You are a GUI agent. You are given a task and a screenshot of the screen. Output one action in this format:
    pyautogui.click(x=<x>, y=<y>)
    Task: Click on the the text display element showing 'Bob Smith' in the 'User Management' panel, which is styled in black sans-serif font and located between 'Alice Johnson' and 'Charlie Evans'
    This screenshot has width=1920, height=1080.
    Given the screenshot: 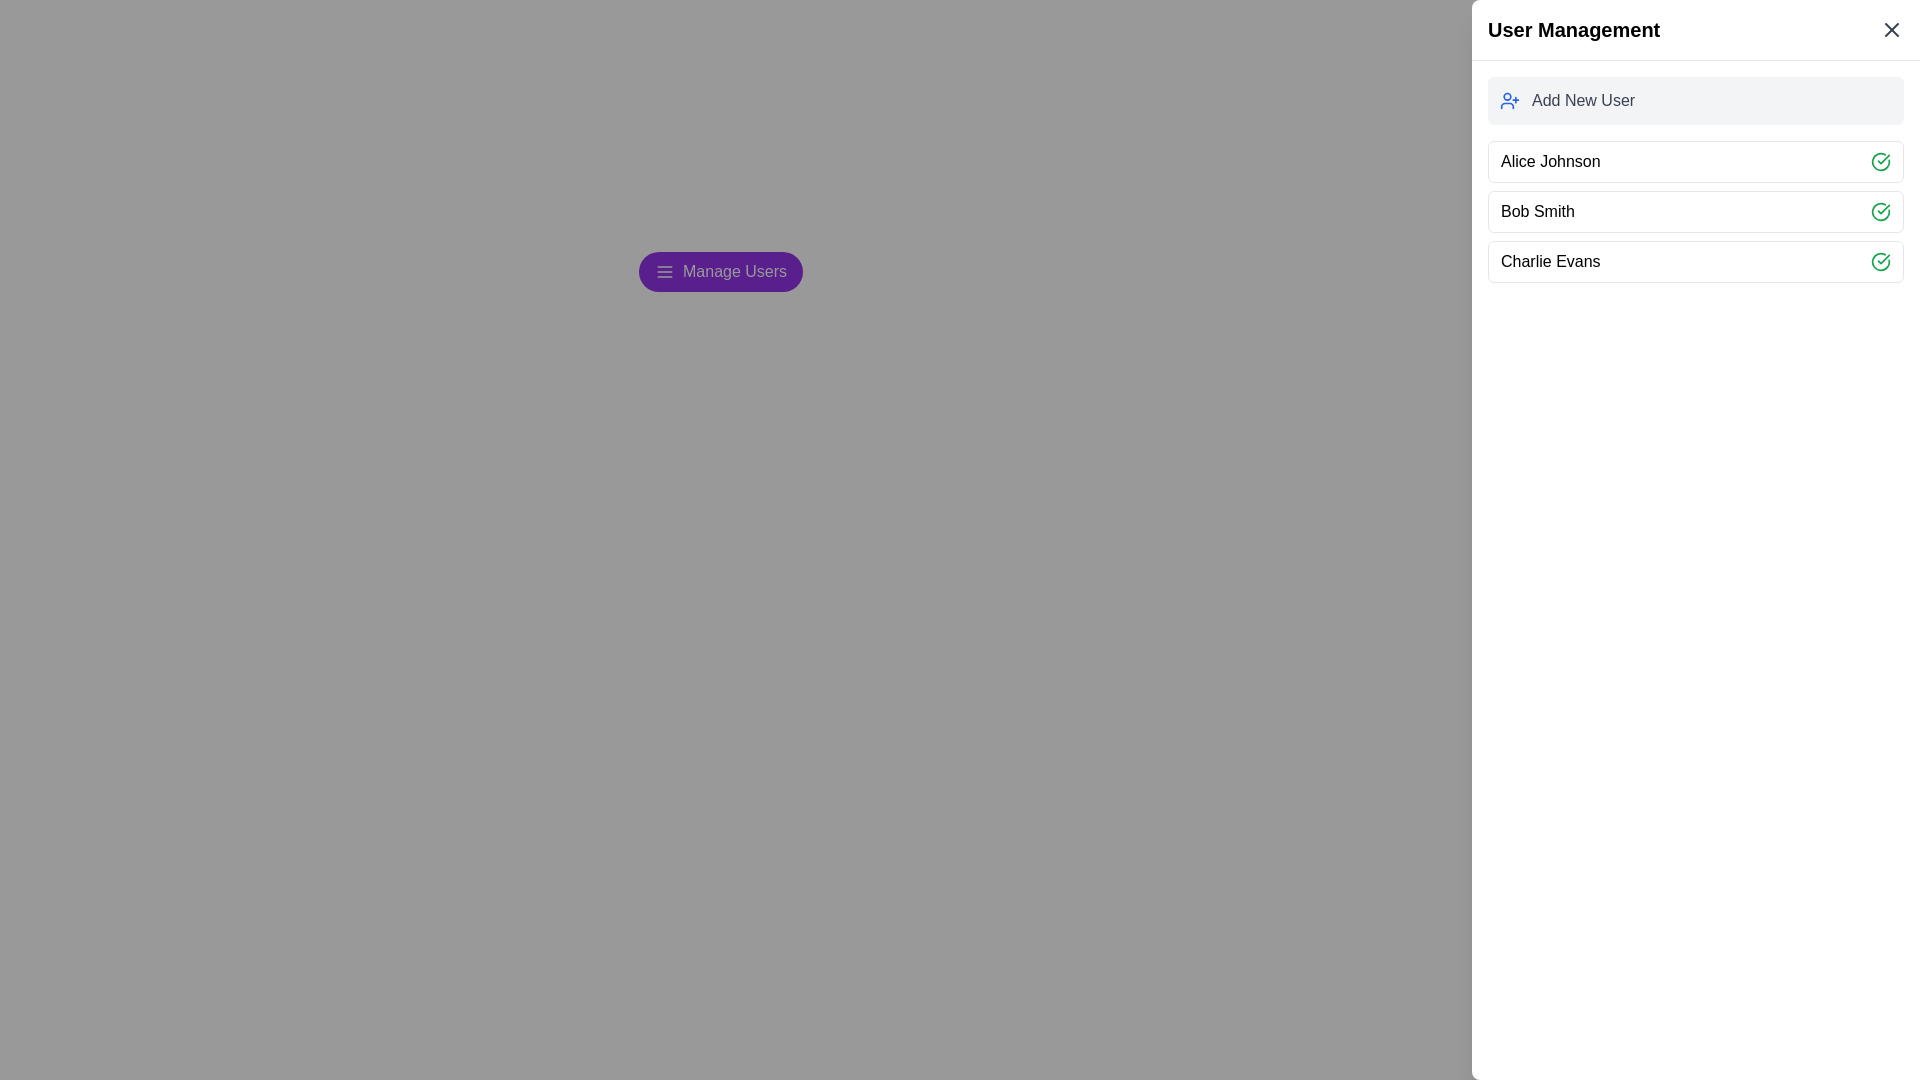 What is the action you would take?
    pyautogui.click(x=1536, y=212)
    